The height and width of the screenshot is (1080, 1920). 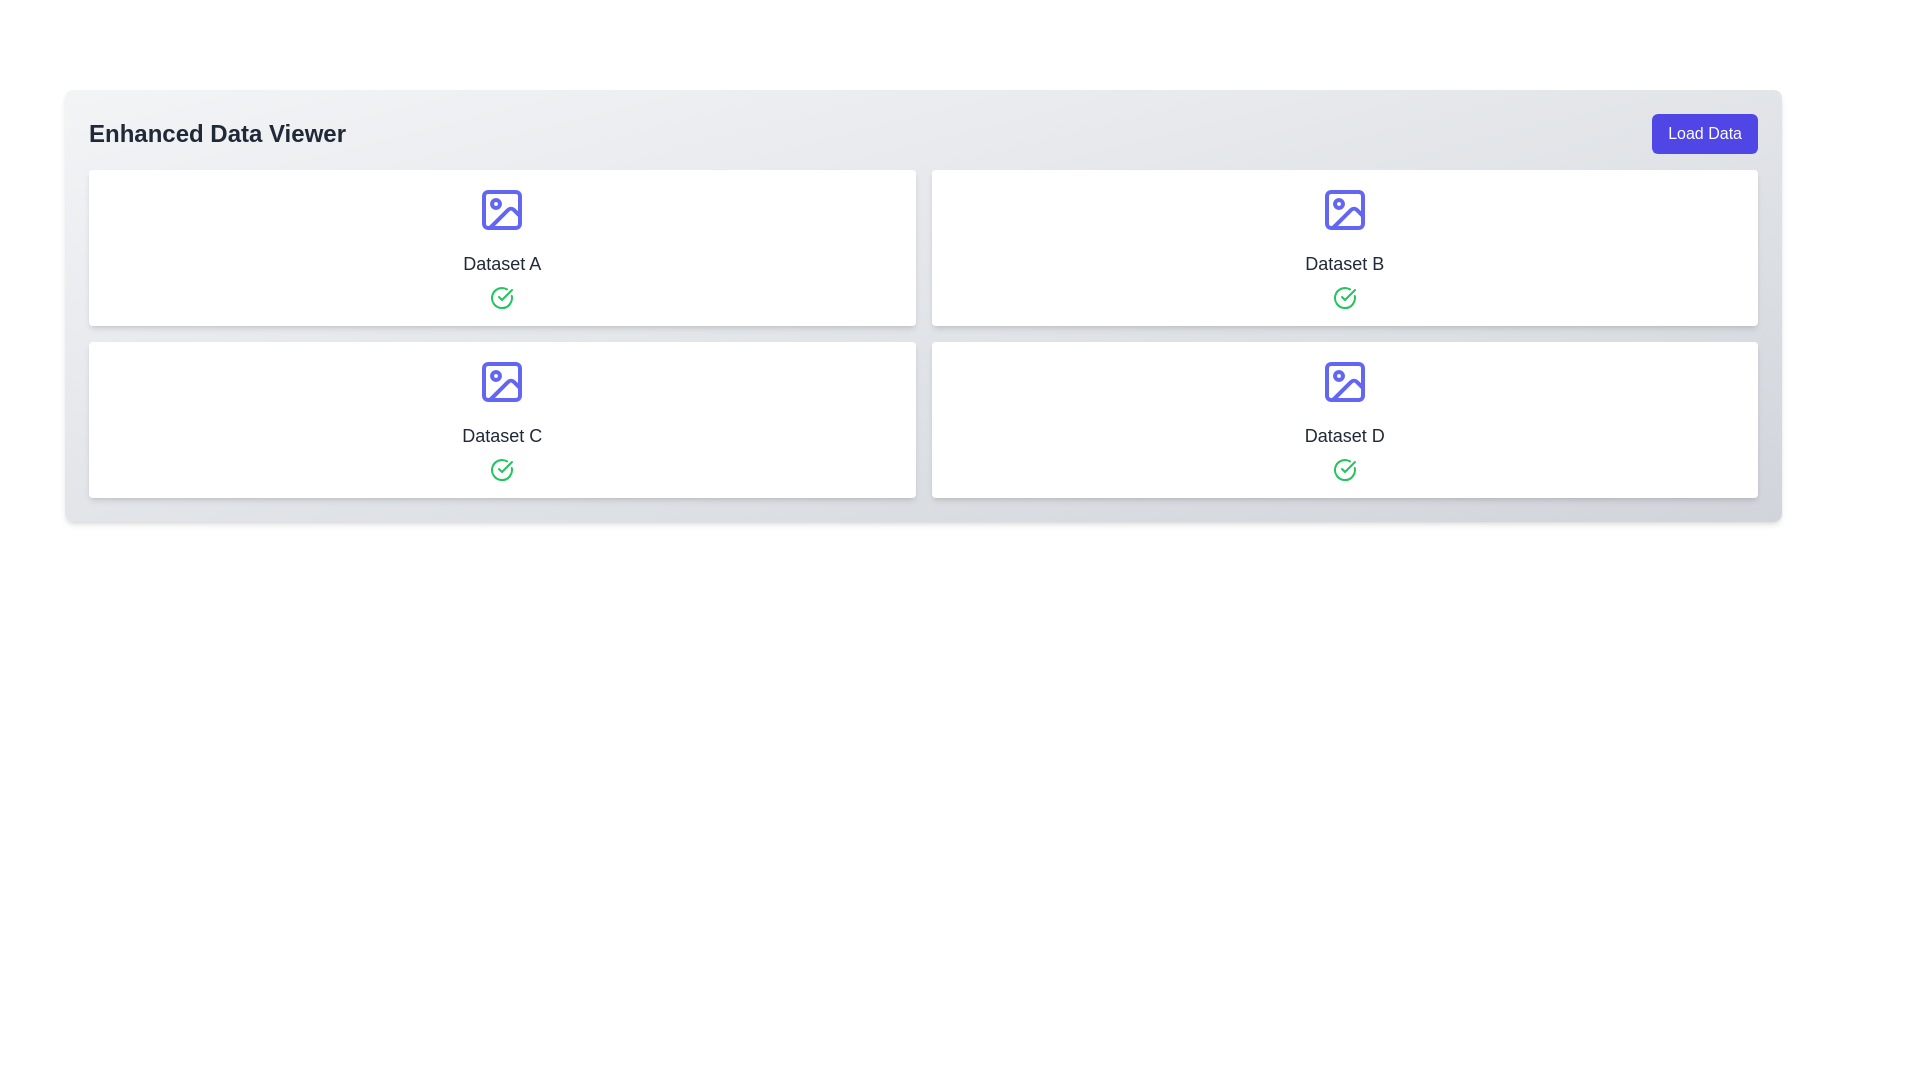 What do you see at coordinates (502, 209) in the screenshot?
I see `the vibrant indigo SVG icon resembling a picture frame, located above the 'Dataset A' label and the green checkmark icon` at bounding box center [502, 209].